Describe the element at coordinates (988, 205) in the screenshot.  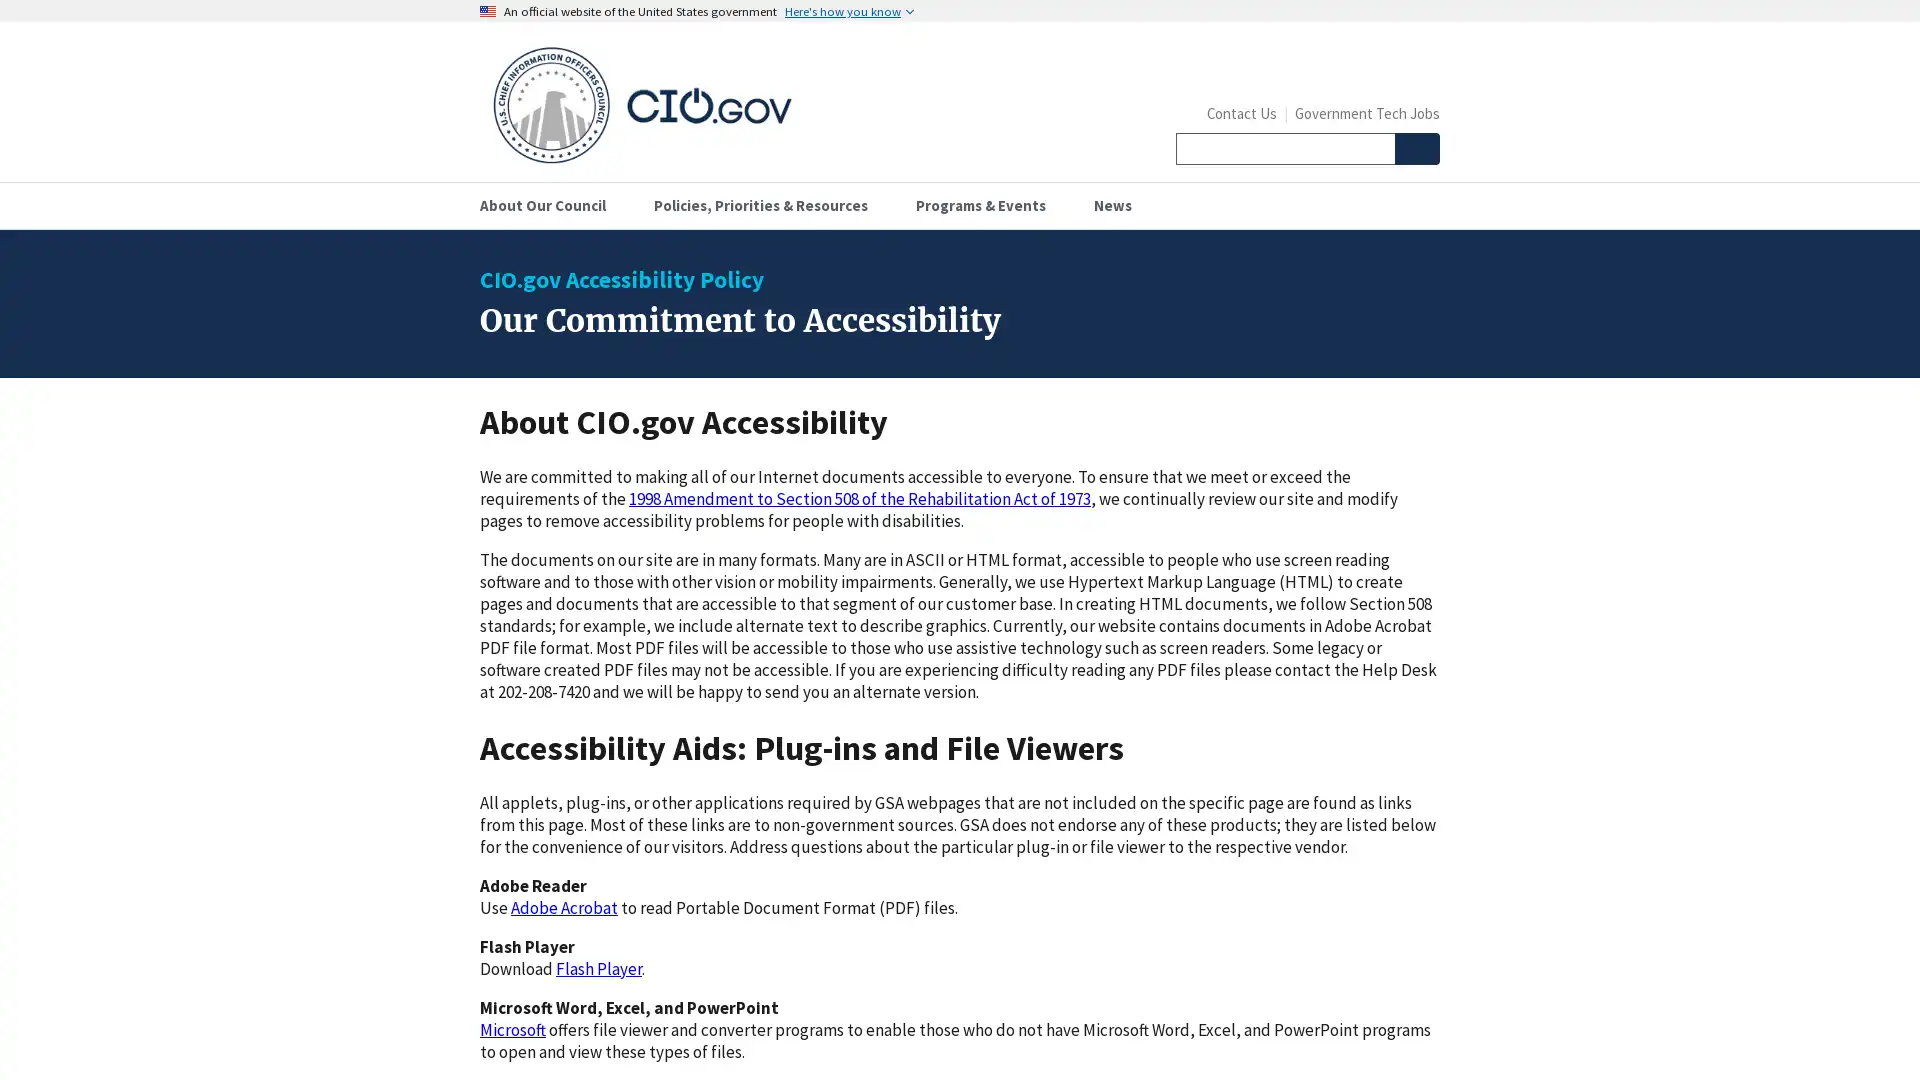
I see `Programs & Events` at that location.